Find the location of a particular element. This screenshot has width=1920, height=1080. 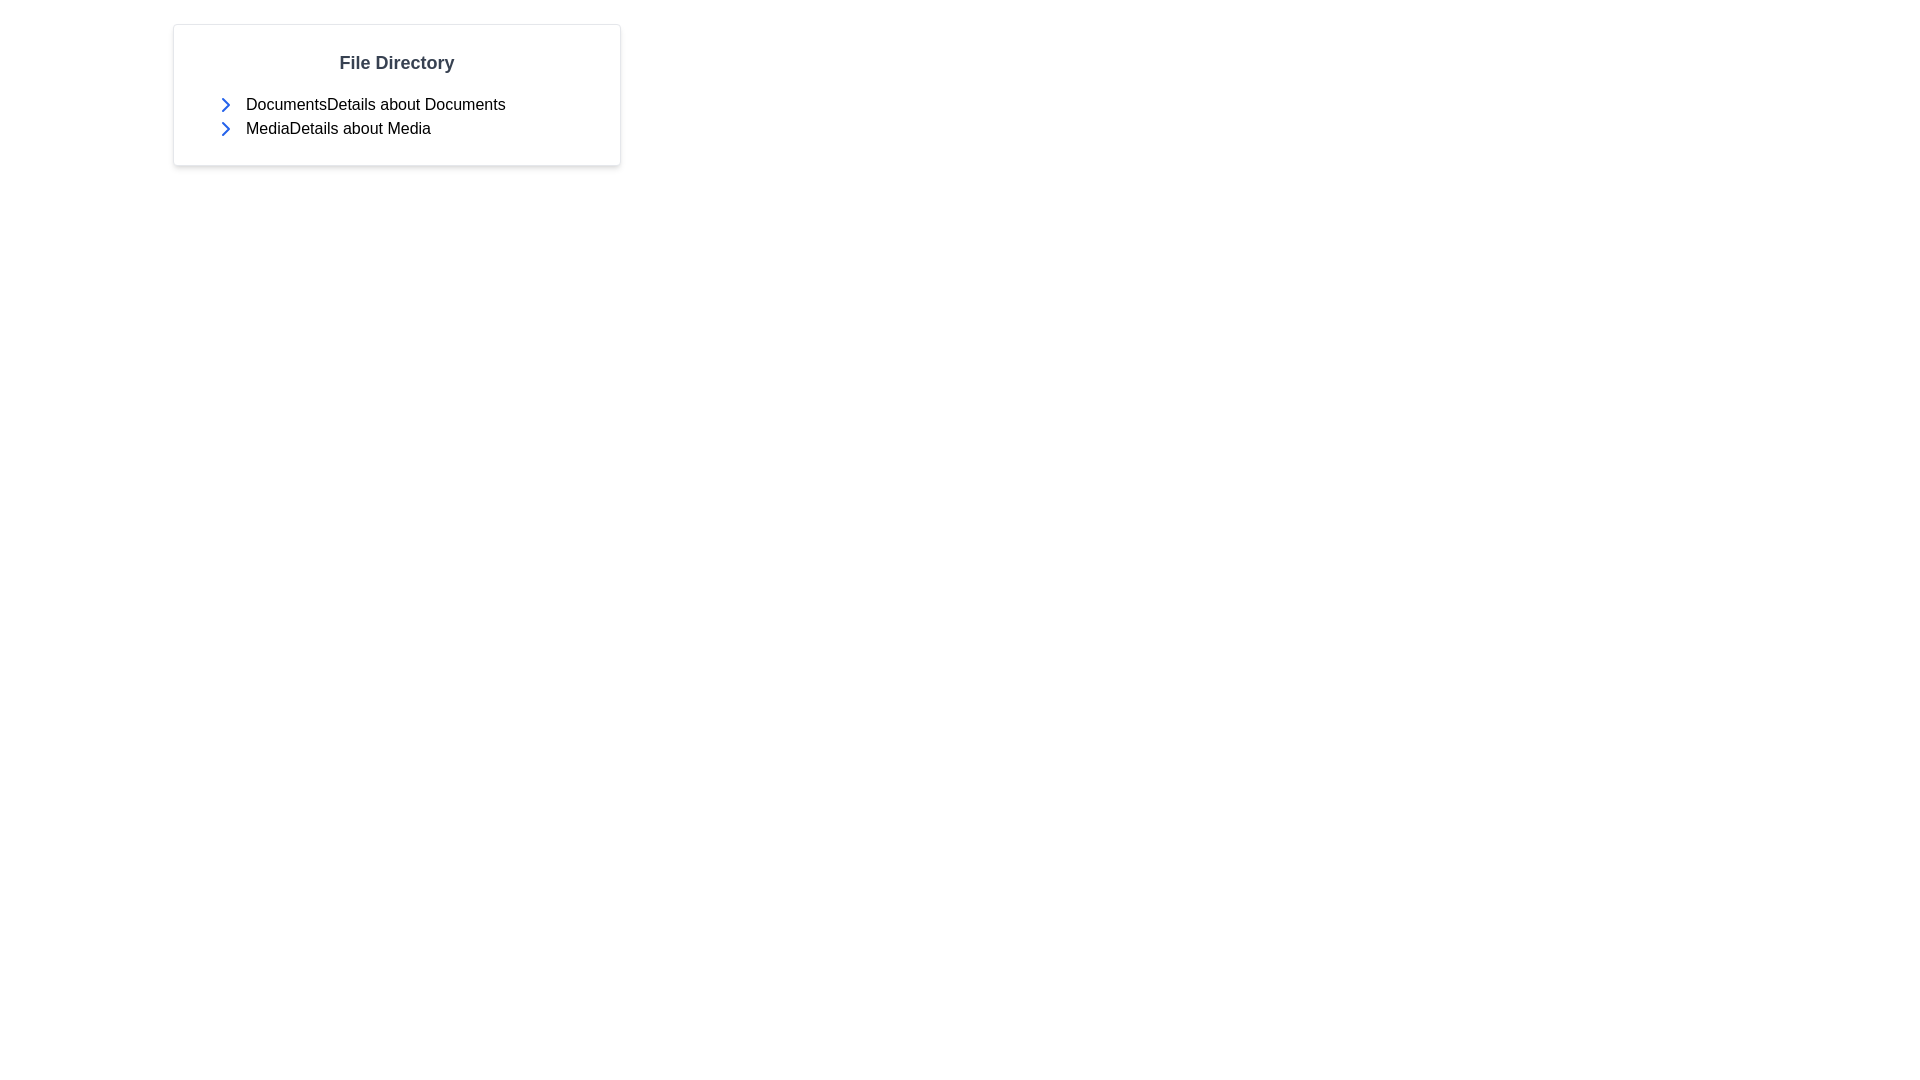

the 'DocumentsDetails about Documents' text label located in the first row under 'File Directory', which has a tooltip for additional information is located at coordinates (375, 104).